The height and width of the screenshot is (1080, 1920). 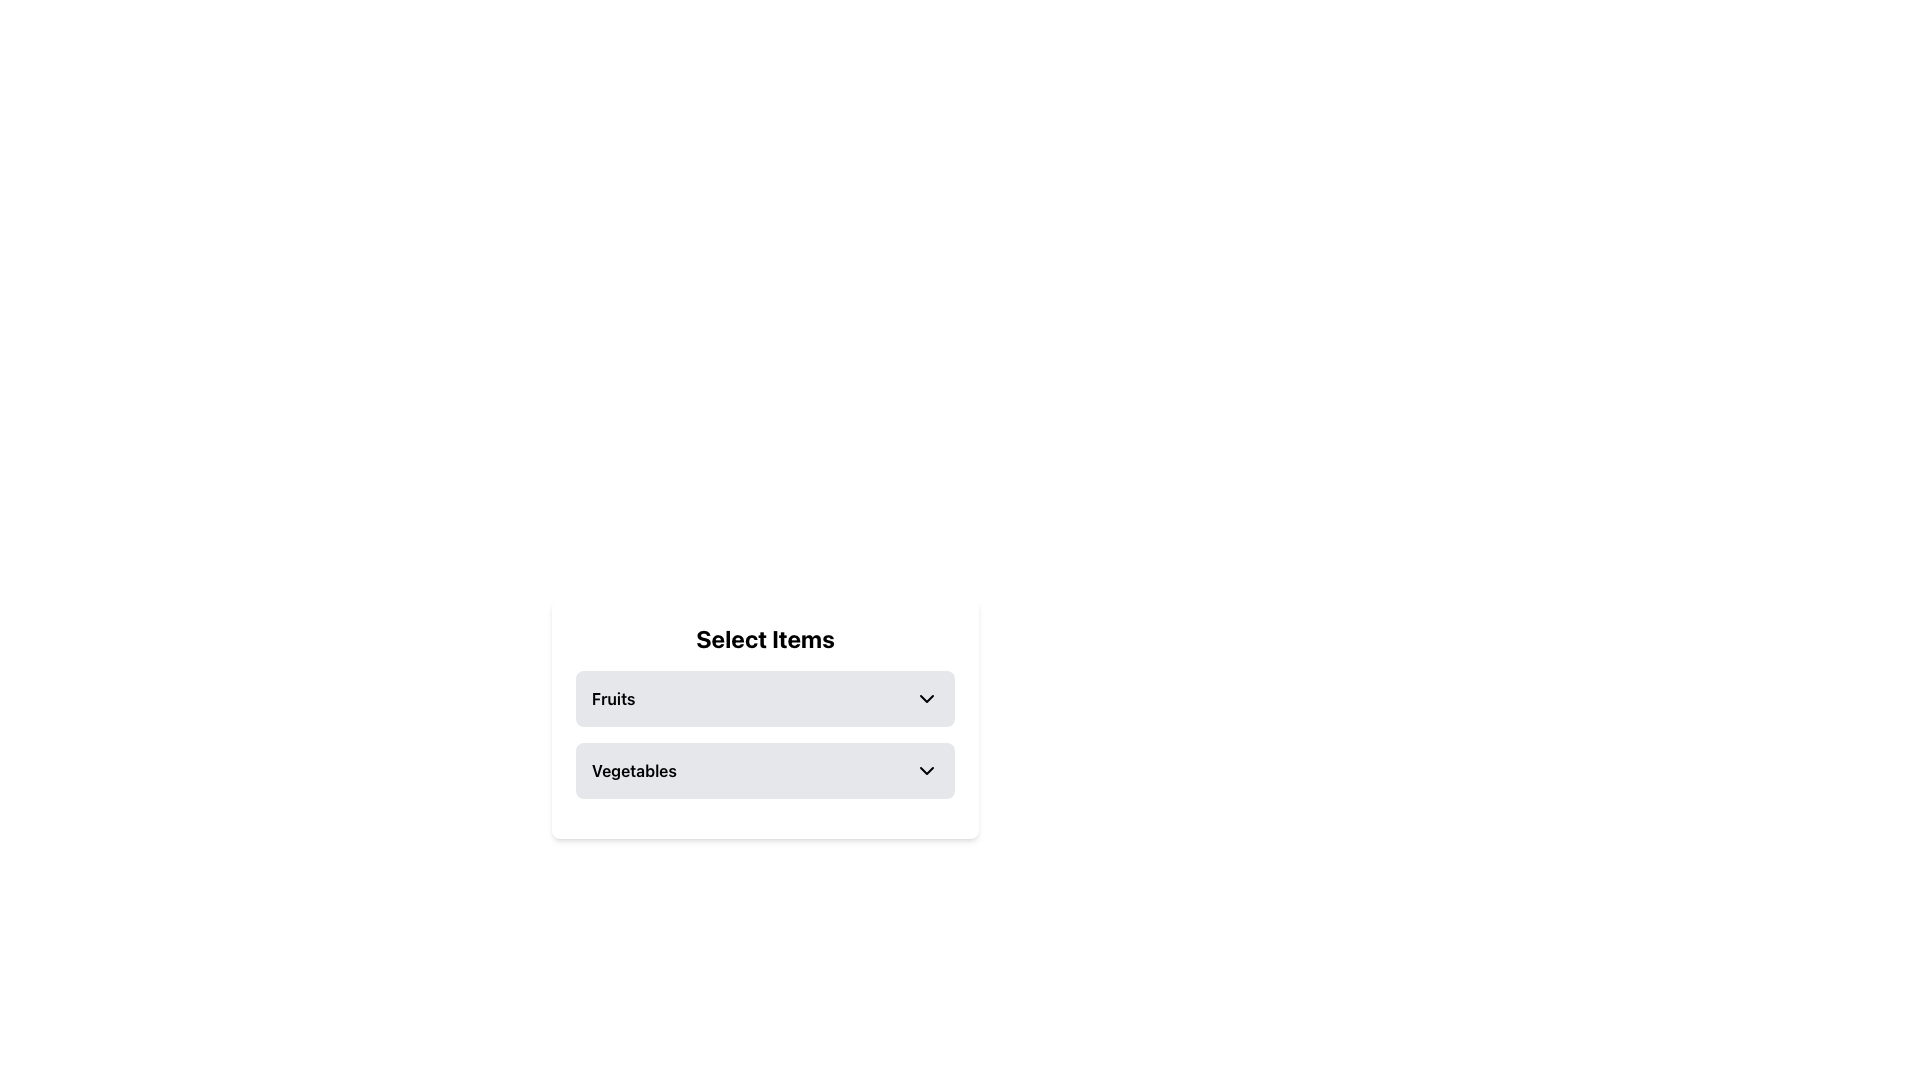 What do you see at coordinates (764, 697) in the screenshot?
I see `the 'Fruits' dropdown selector` at bounding box center [764, 697].